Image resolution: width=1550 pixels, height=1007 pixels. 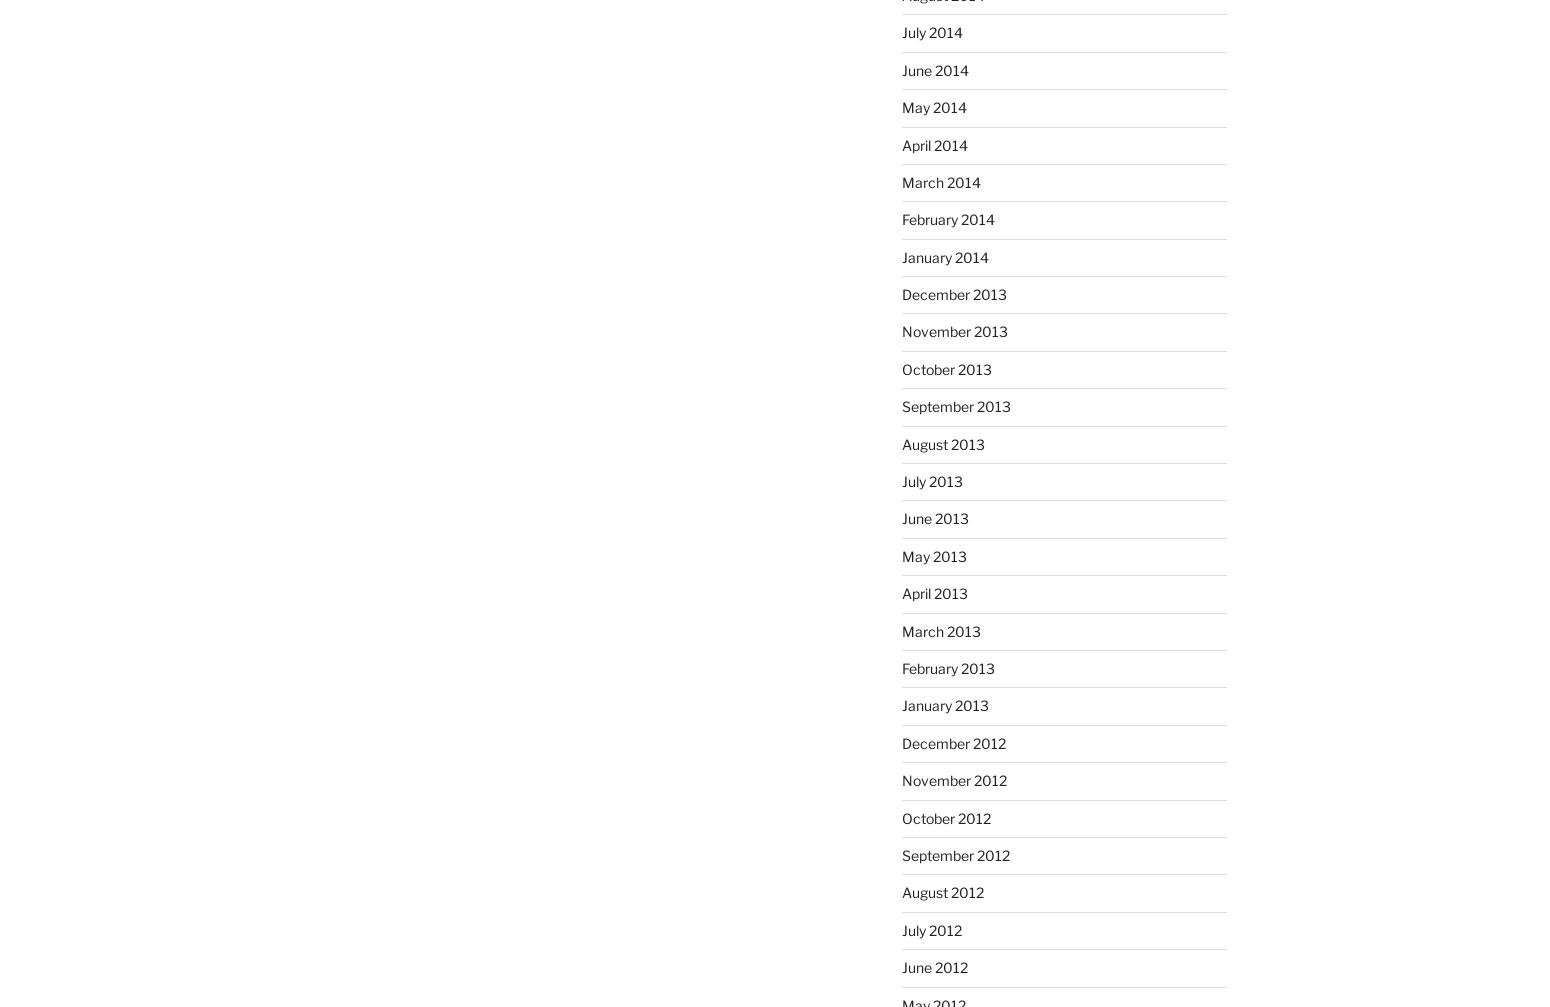 I want to click on 'October 2012', so click(x=944, y=816).